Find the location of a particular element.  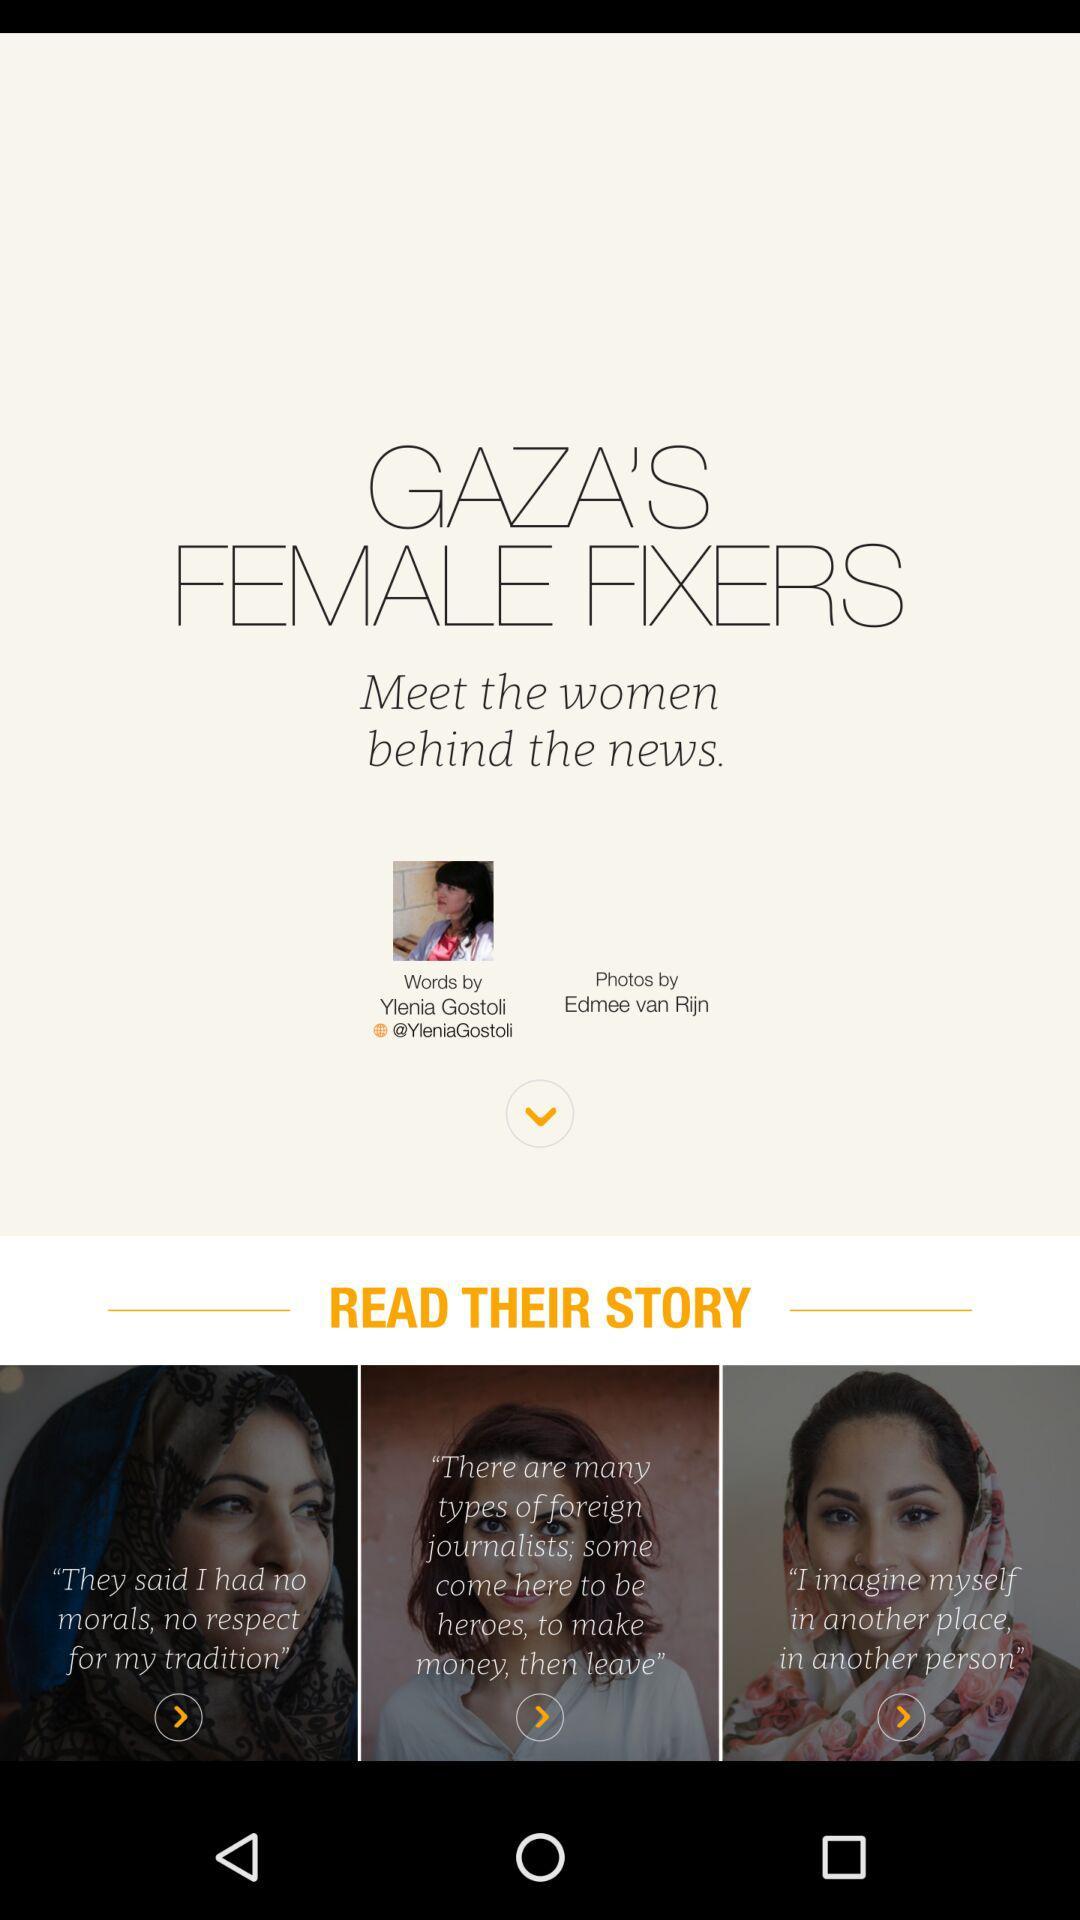

press down arrow is located at coordinates (540, 1112).